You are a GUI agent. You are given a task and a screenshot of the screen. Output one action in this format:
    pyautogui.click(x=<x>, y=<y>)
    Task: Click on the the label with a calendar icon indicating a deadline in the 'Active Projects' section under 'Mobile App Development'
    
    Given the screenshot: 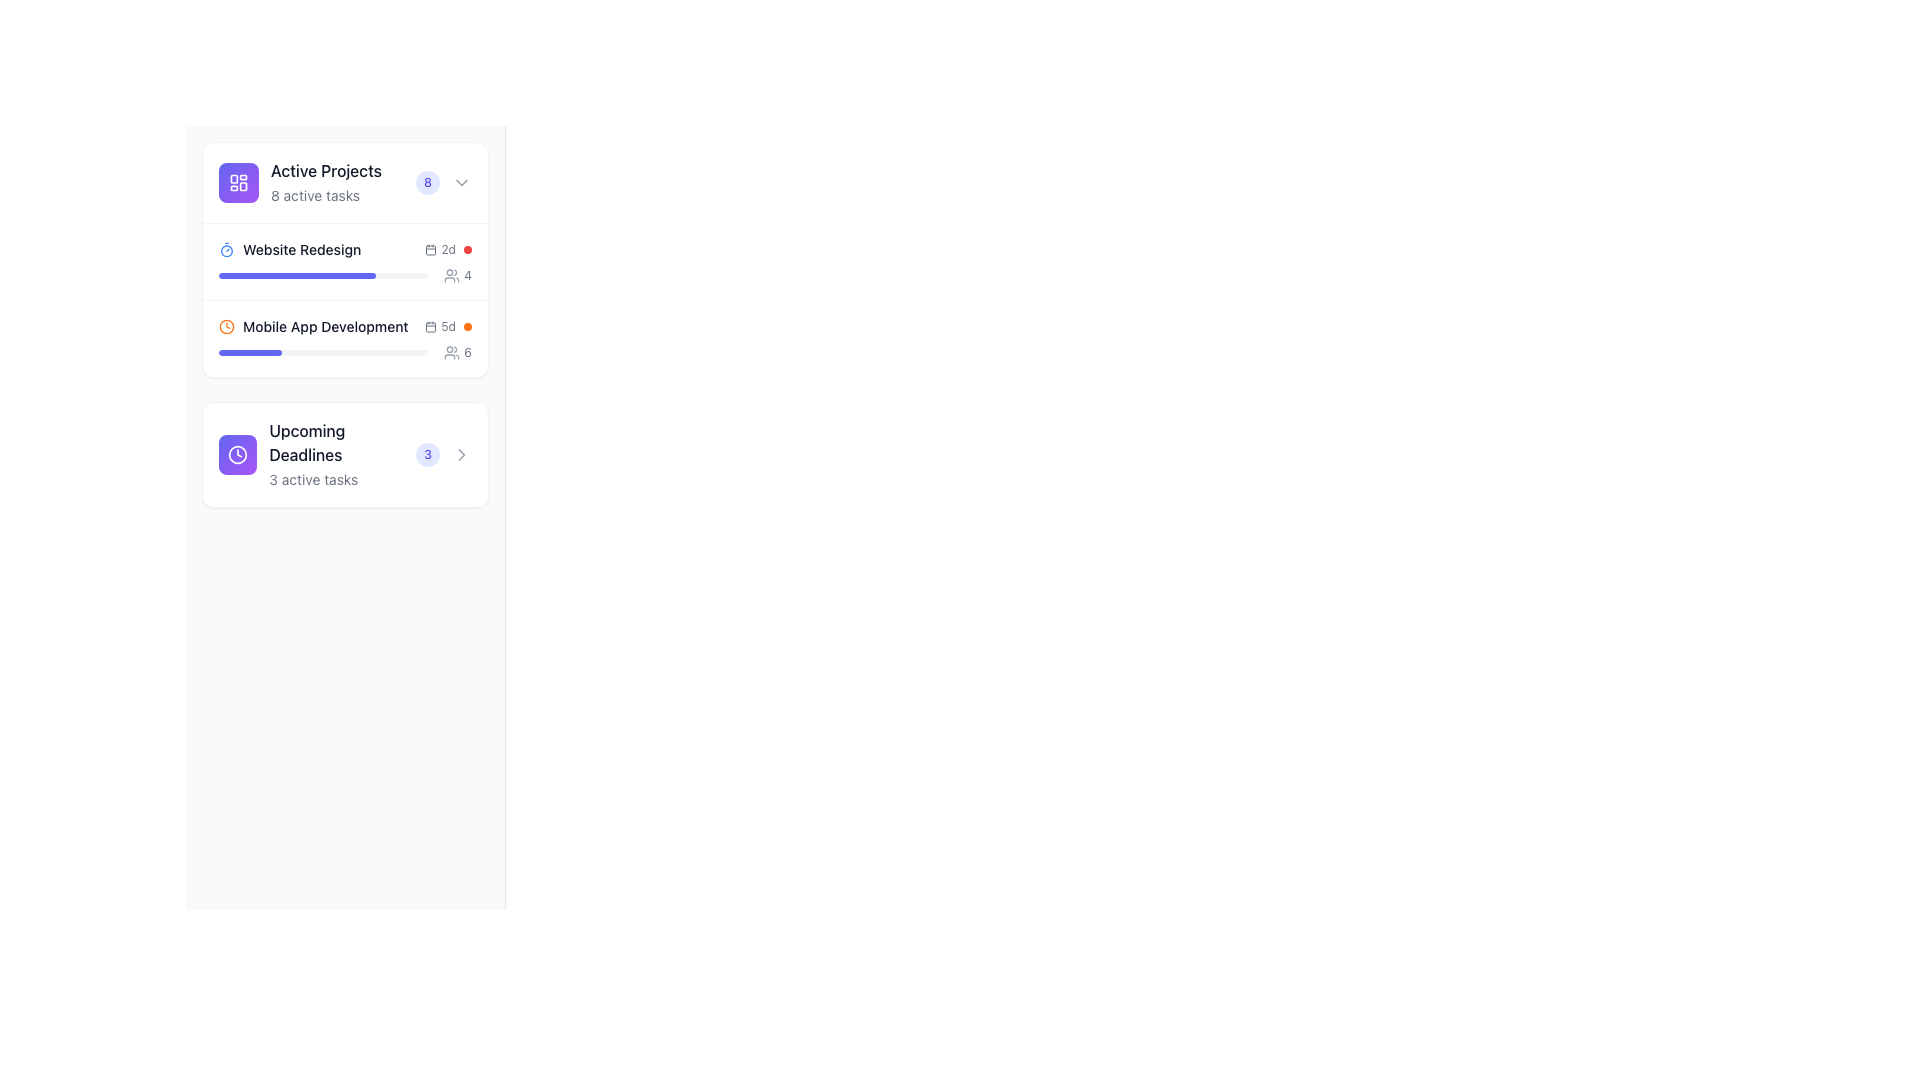 What is the action you would take?
    pyautogui.click(x=439, y=326)
    